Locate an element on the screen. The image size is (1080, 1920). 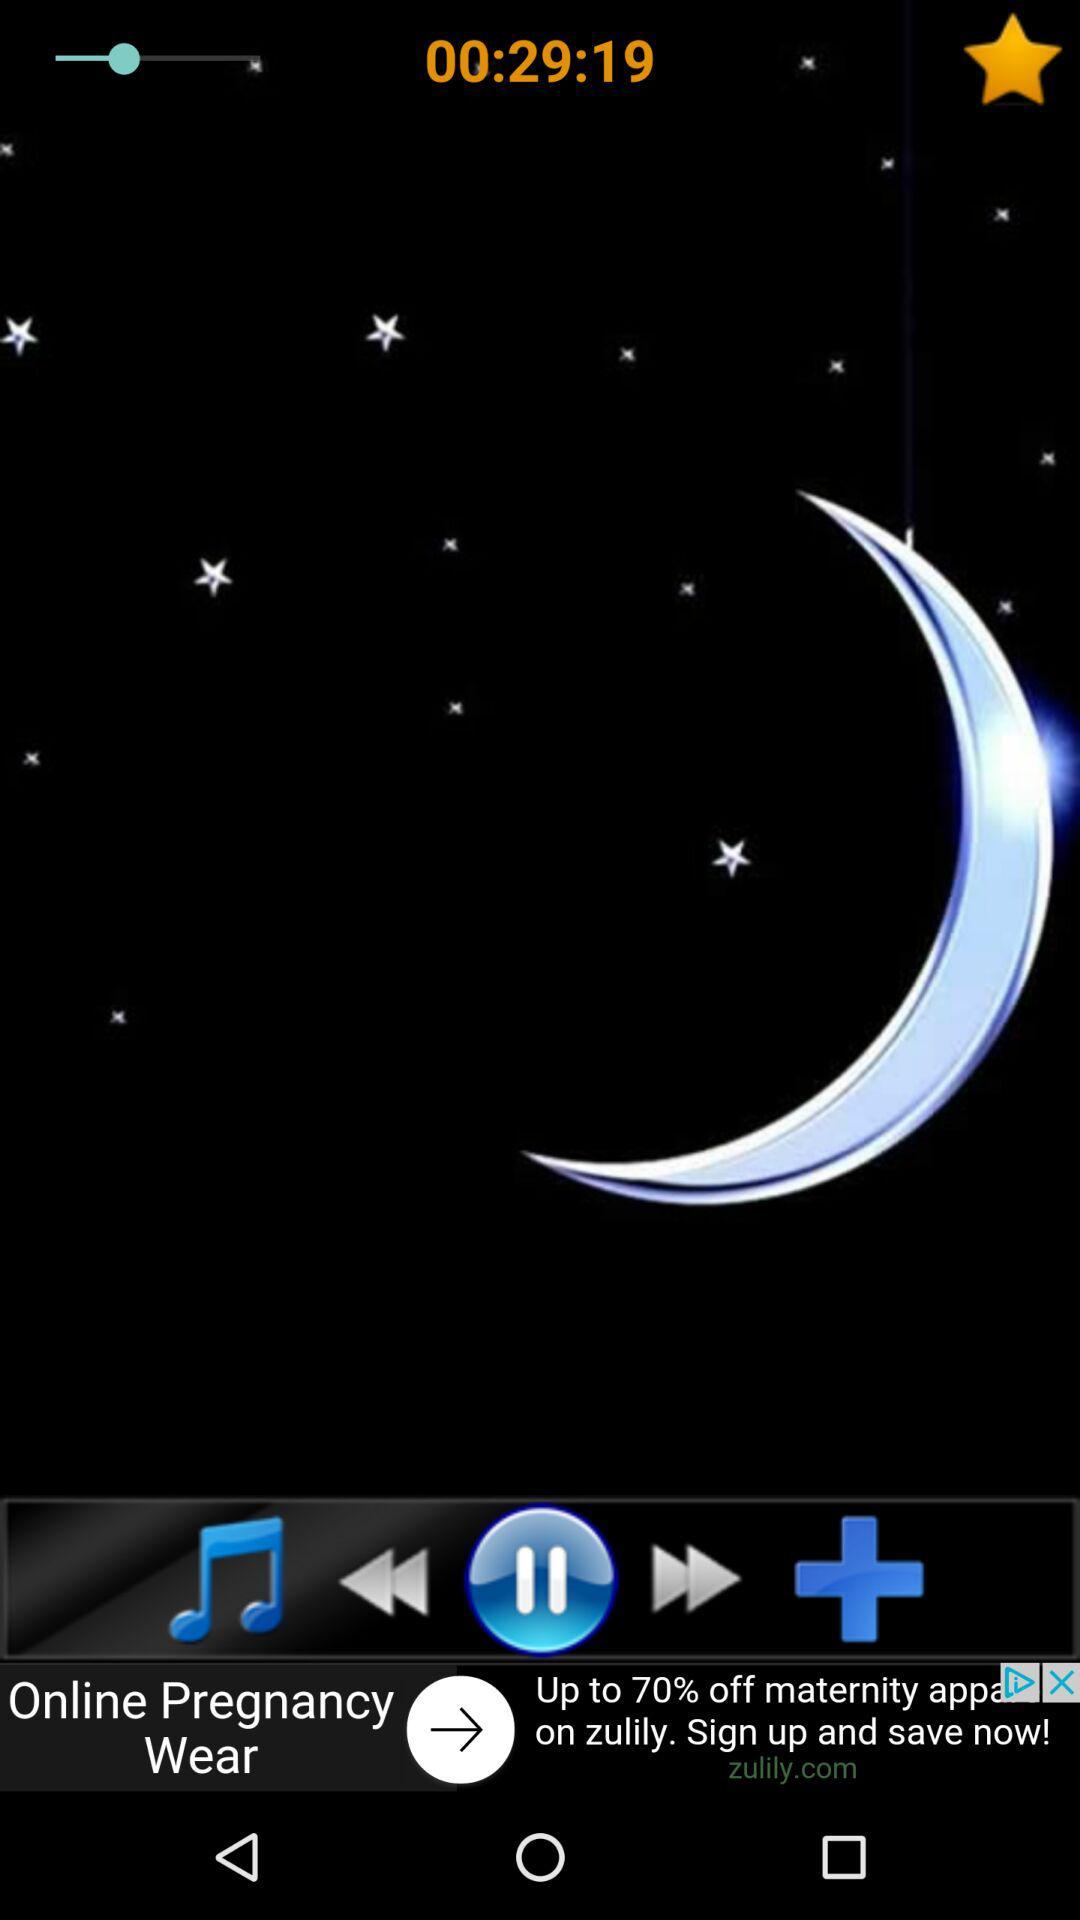
the av_rewind icon is located at coordinates (371, 1577).